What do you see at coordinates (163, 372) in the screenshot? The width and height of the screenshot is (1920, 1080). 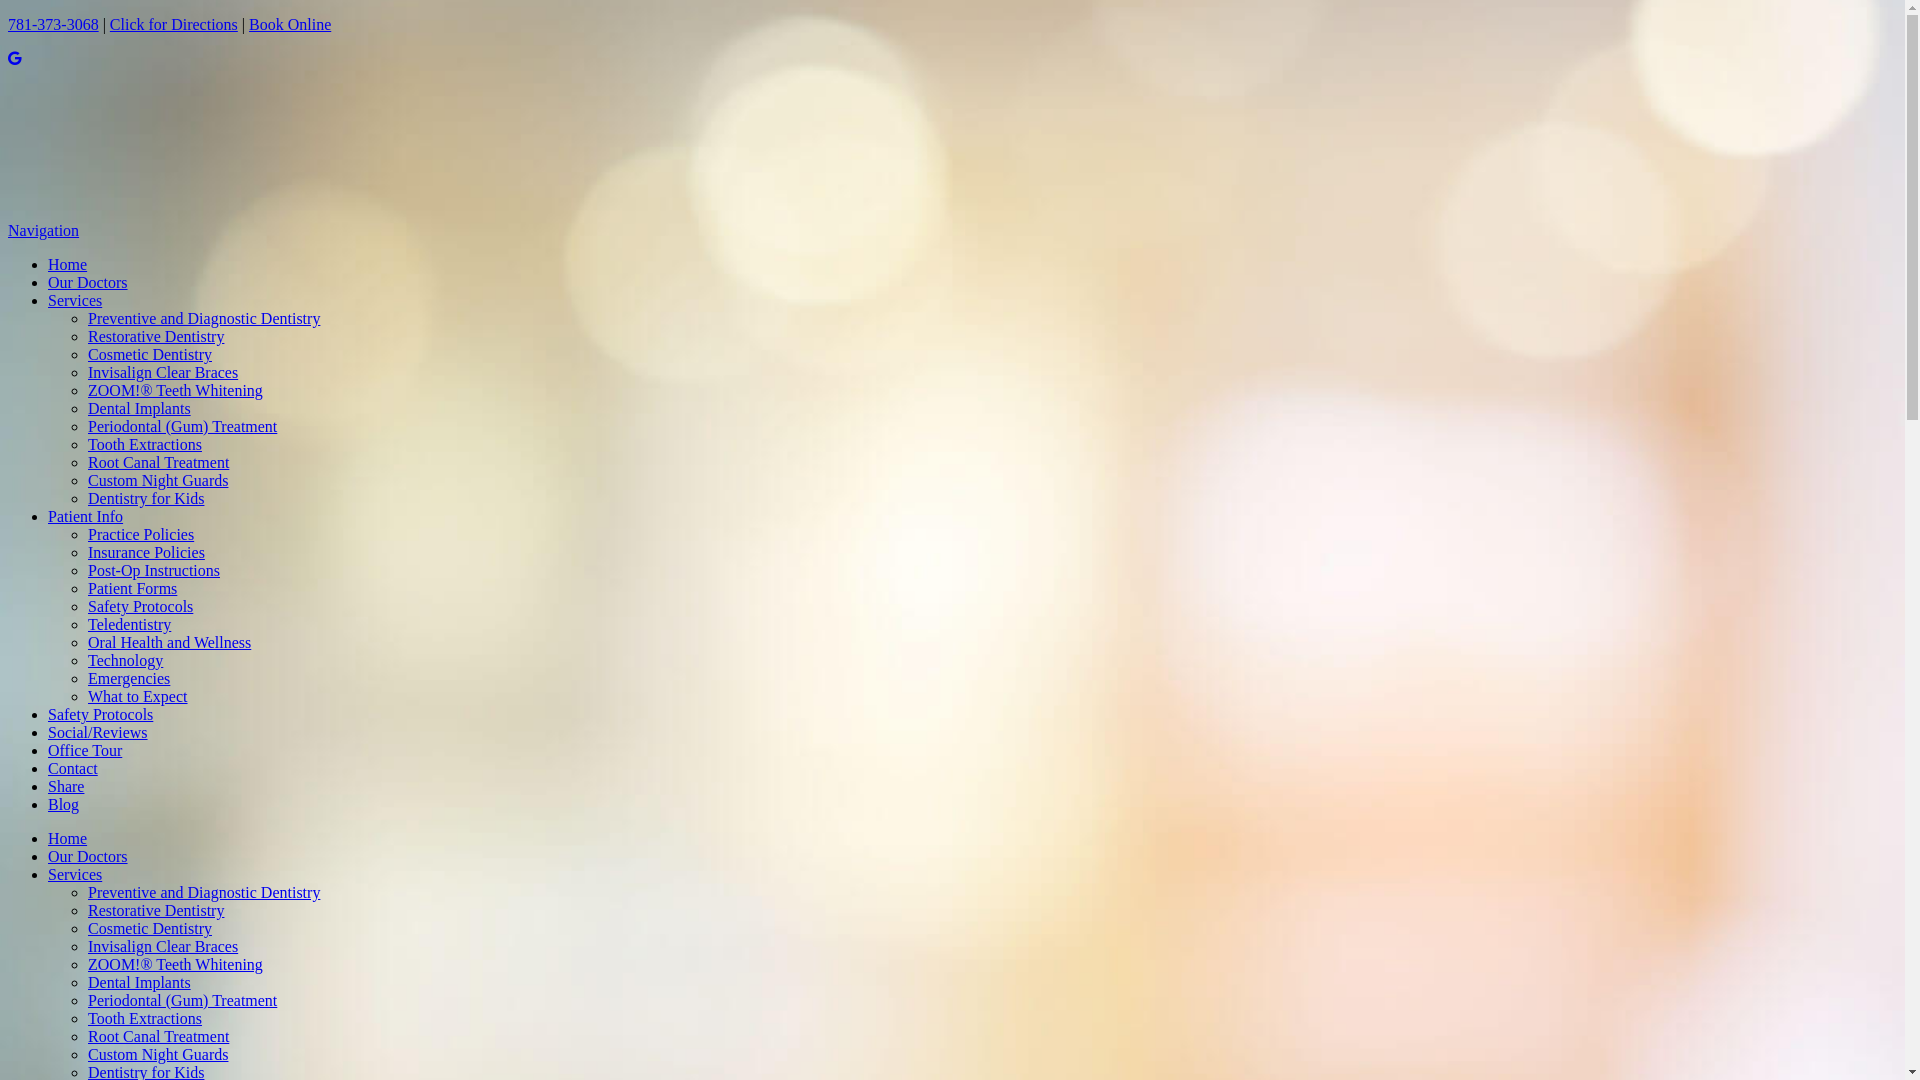 I see `'Invisalign Clear Braces'` at bounding box center [163, 372].